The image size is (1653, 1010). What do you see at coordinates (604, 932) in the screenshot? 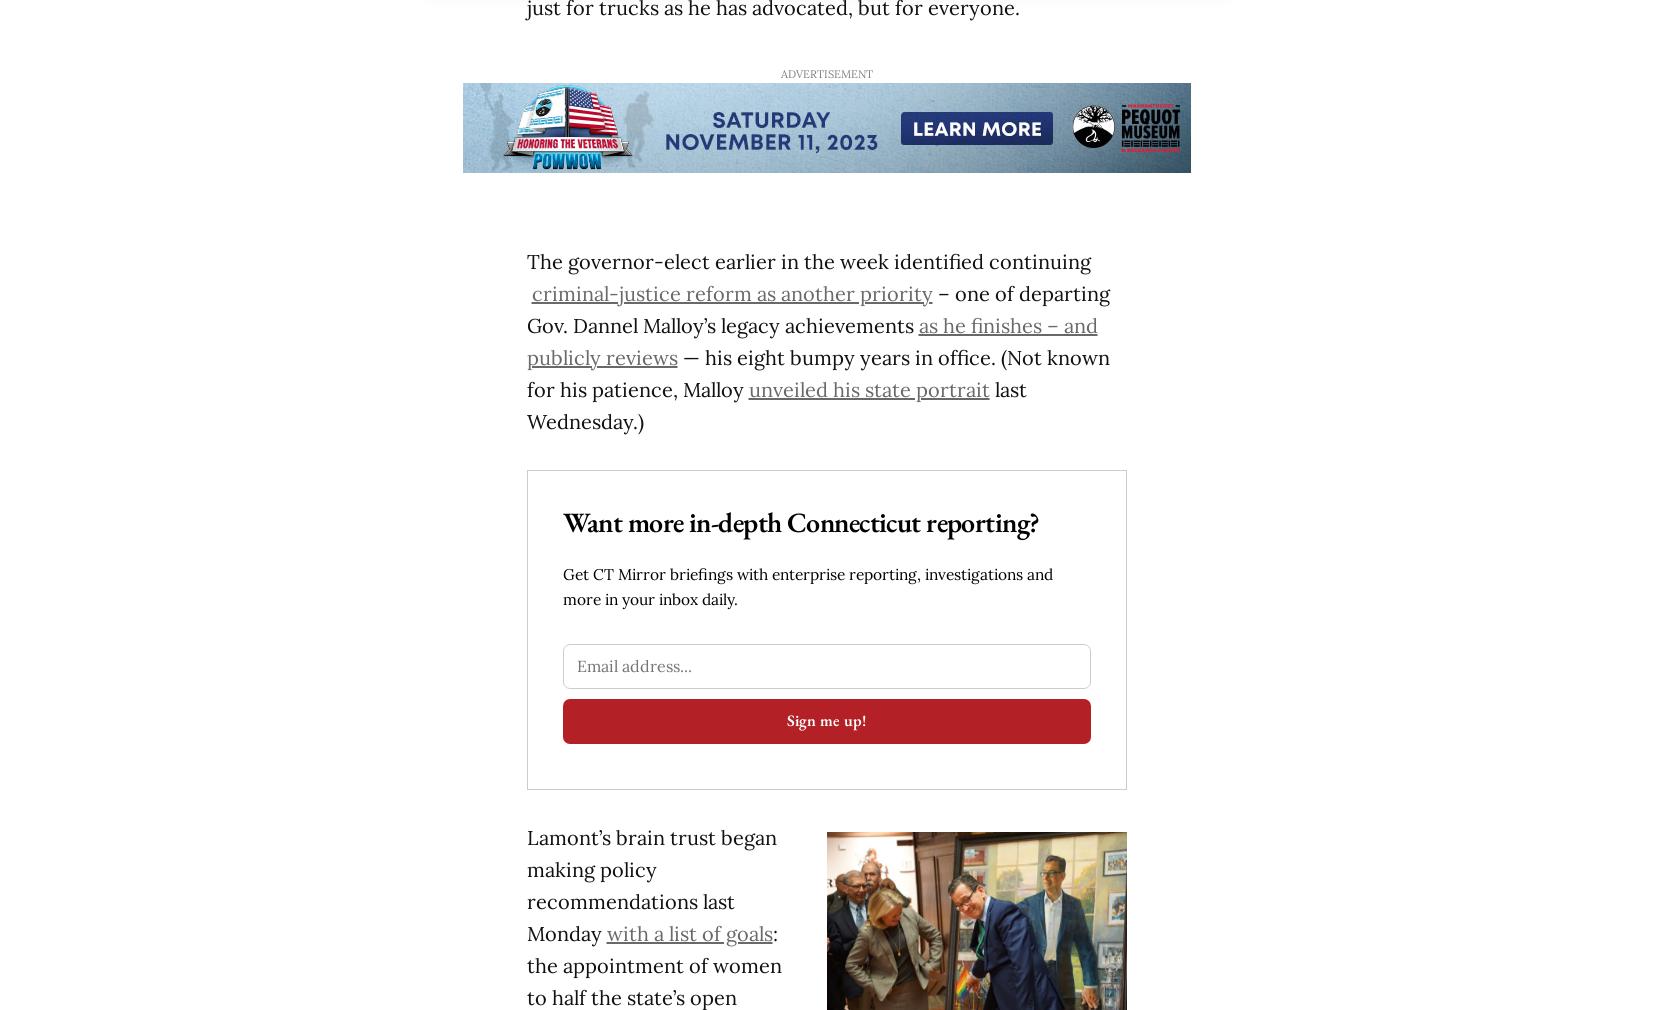
I see `'with a list of goals'` at bounding box center [604, 932].